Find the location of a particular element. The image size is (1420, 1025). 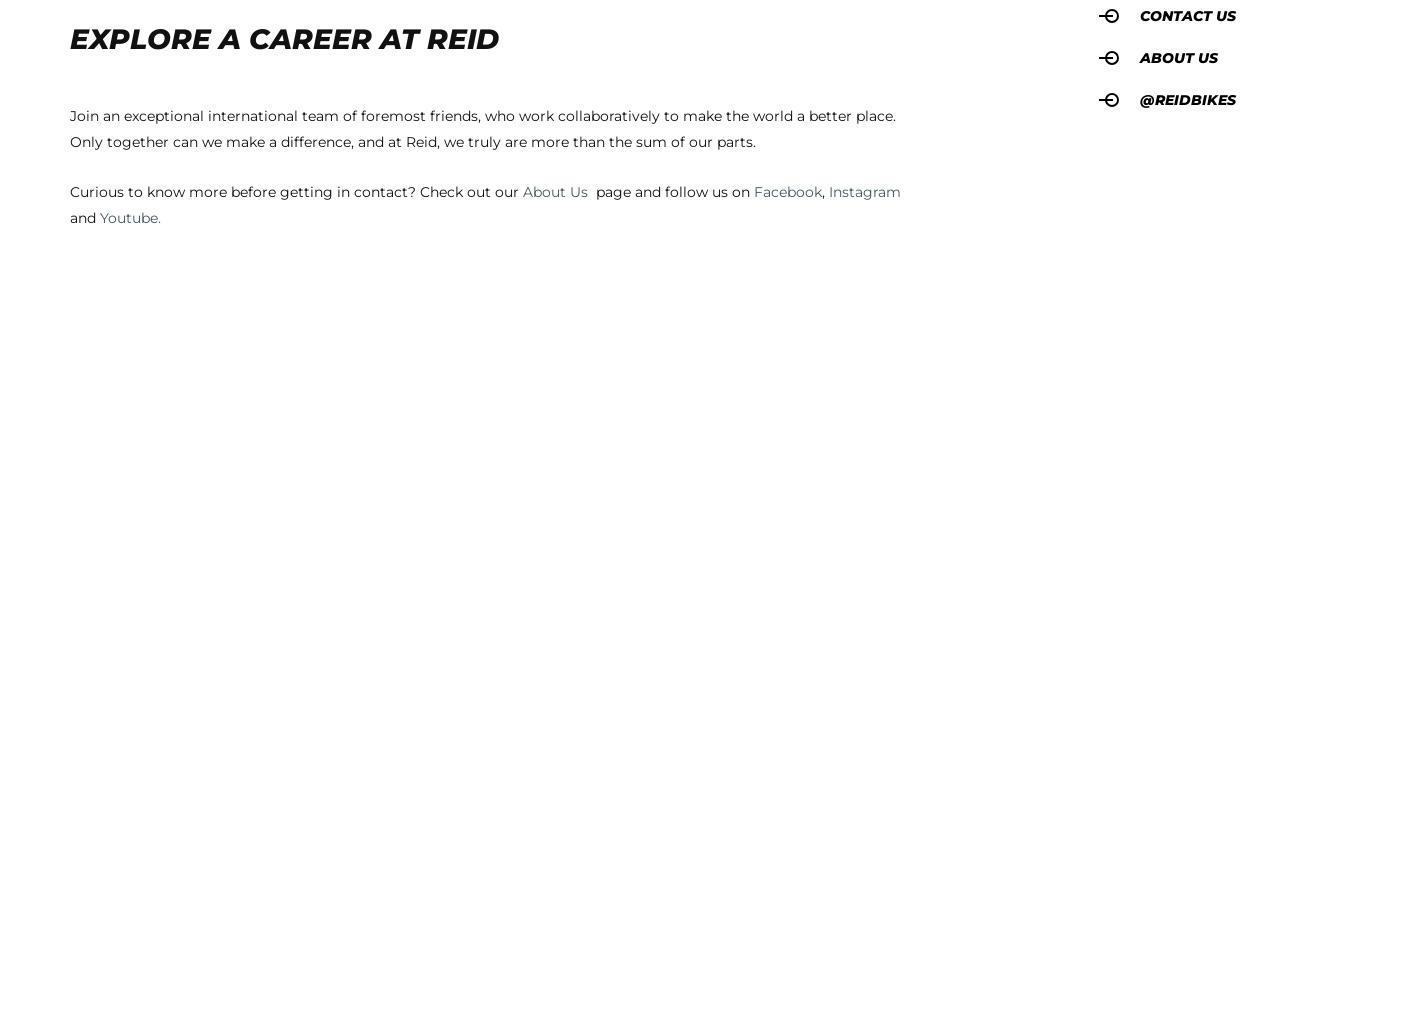

'Scooters' is located at coordinates (324, 512).